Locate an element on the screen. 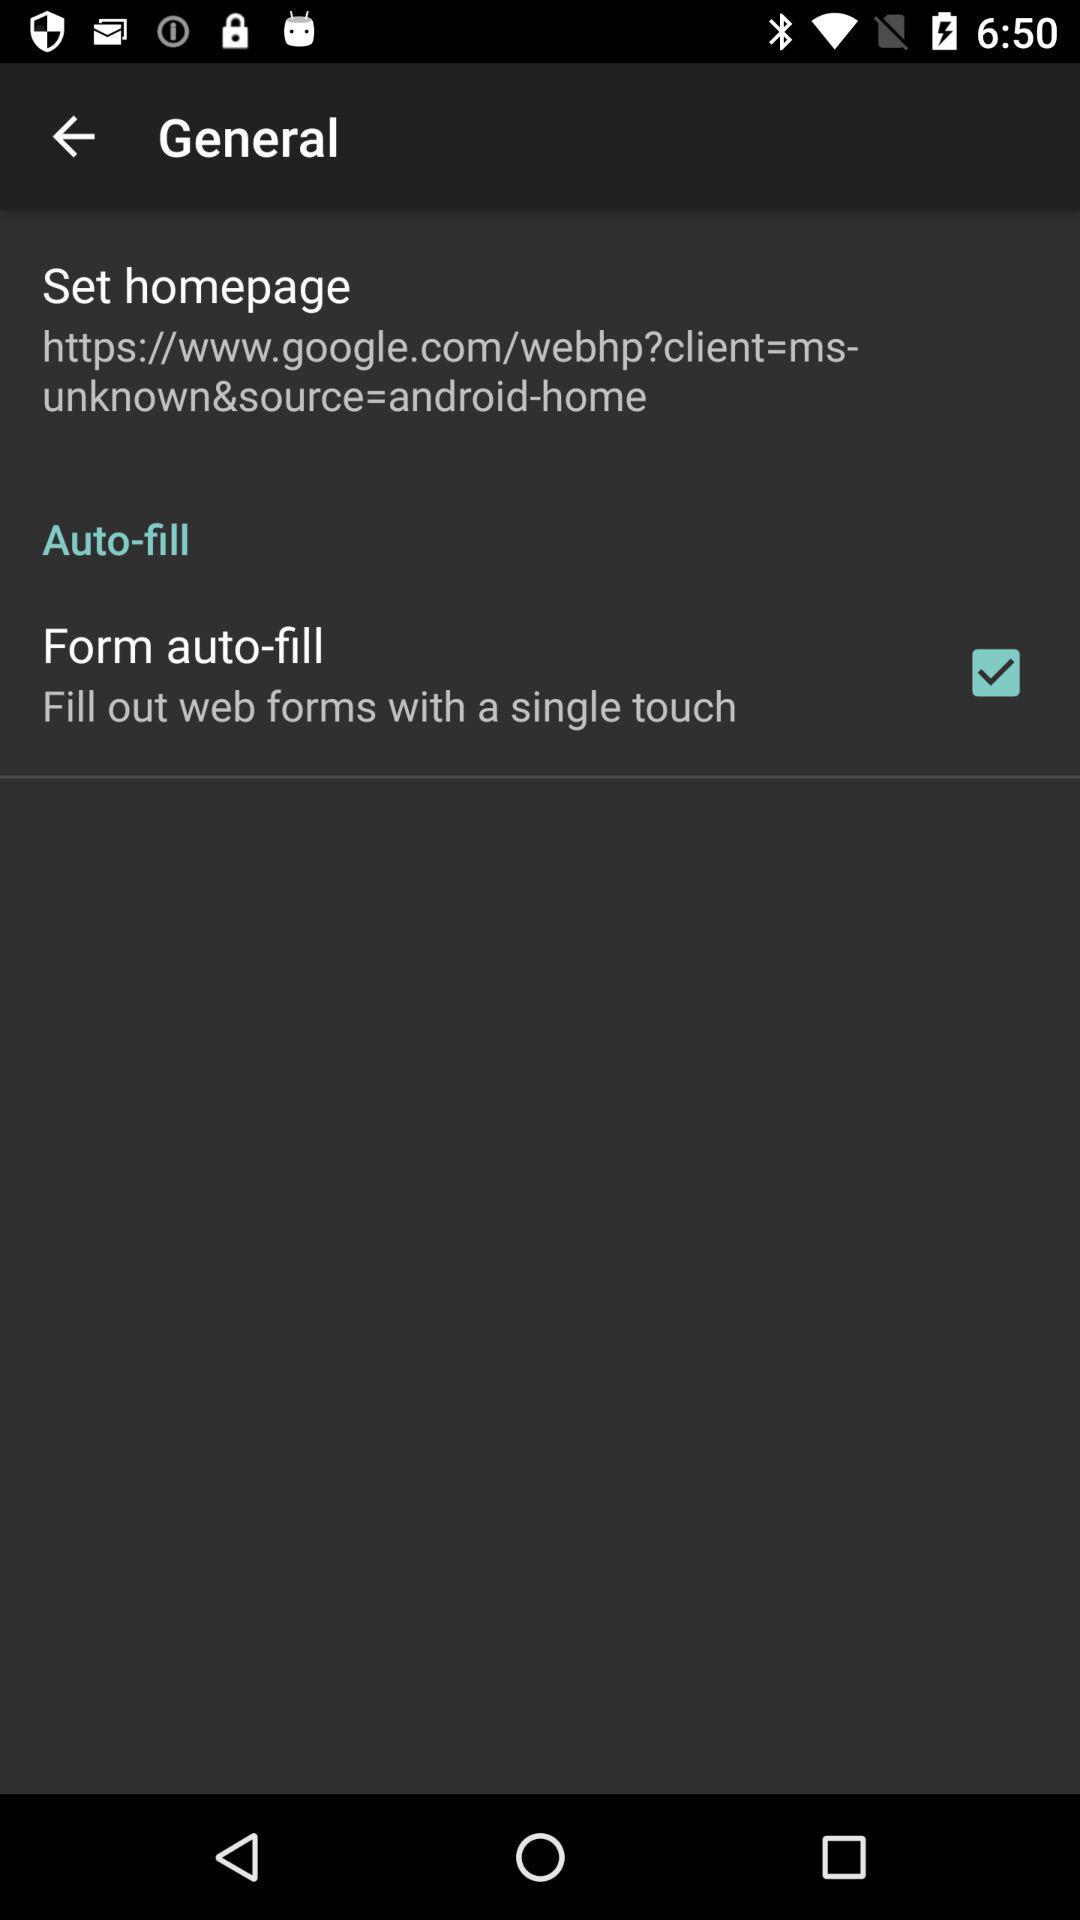 The height and width of the screenshot is (1920, 1080). the https www google item is located at coordinates (540, 369).